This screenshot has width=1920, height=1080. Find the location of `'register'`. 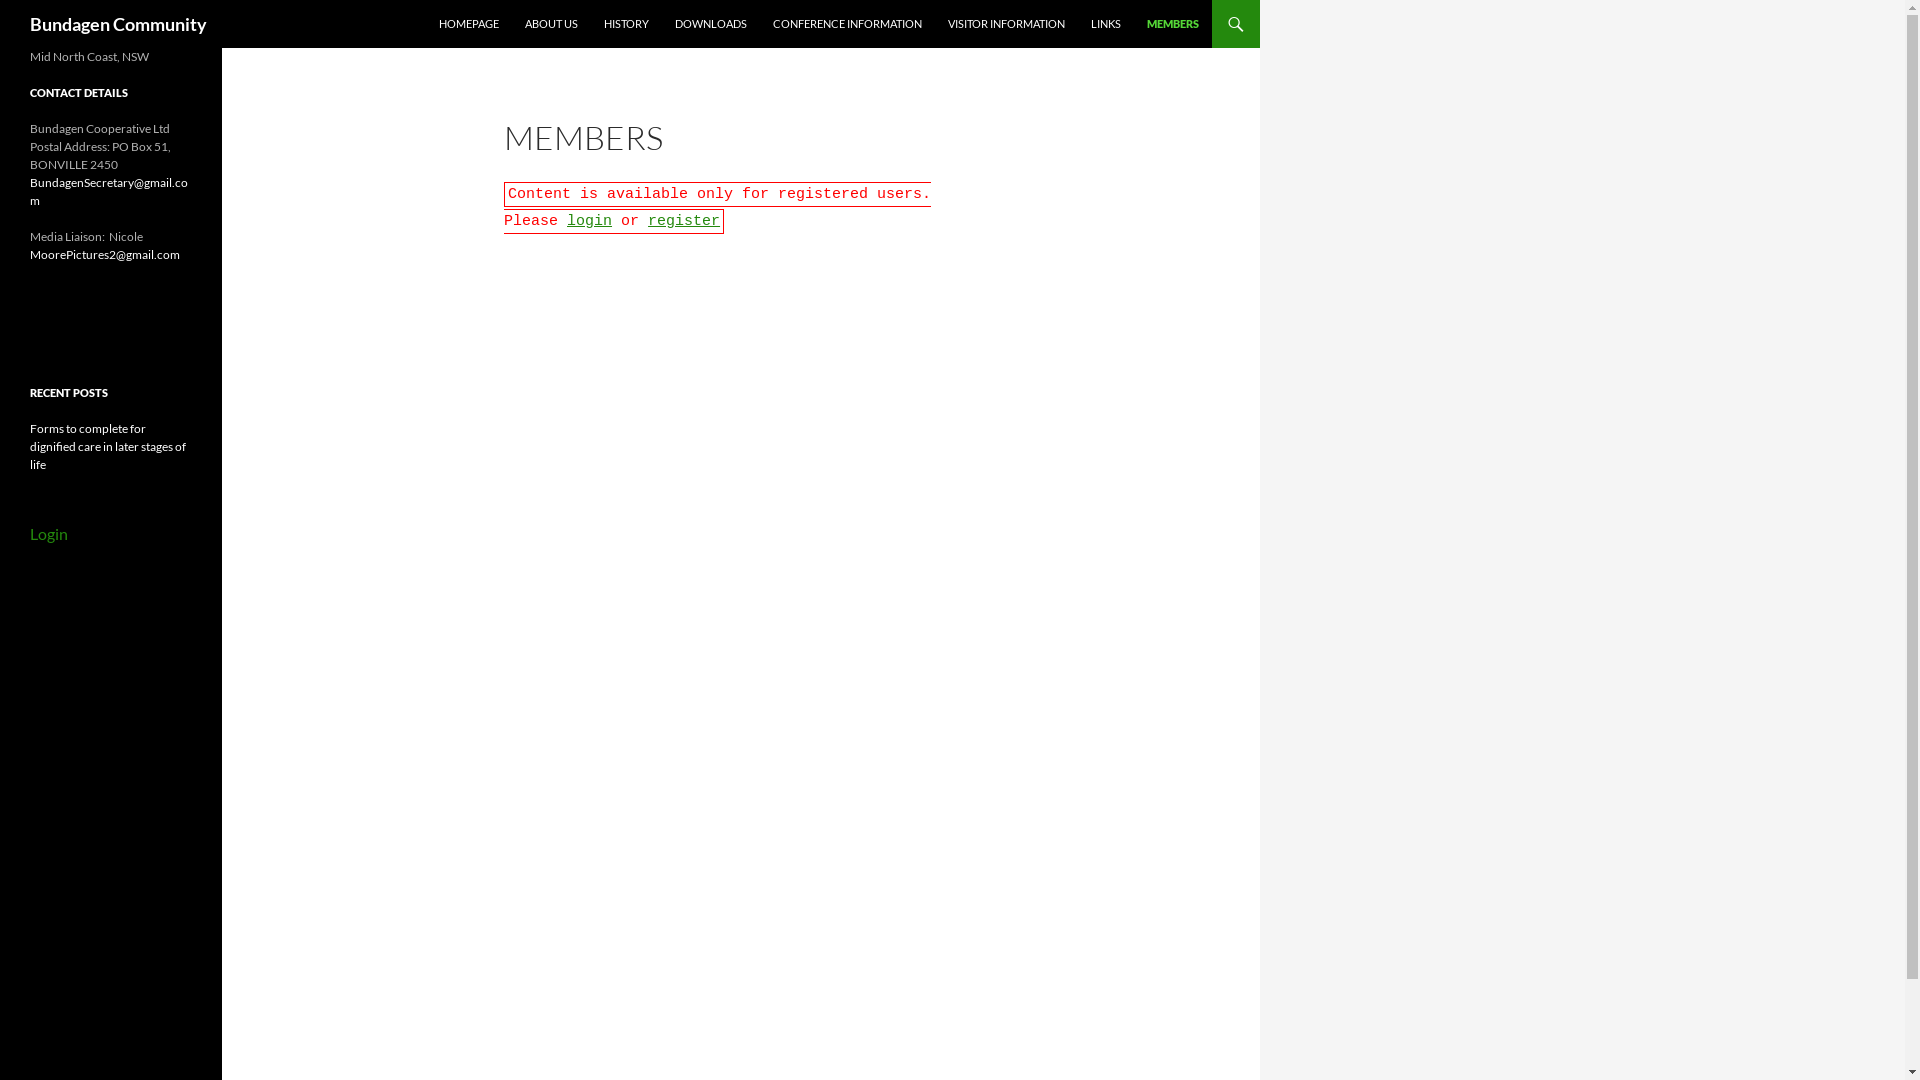

'register' is located at coordinates (648, 221).